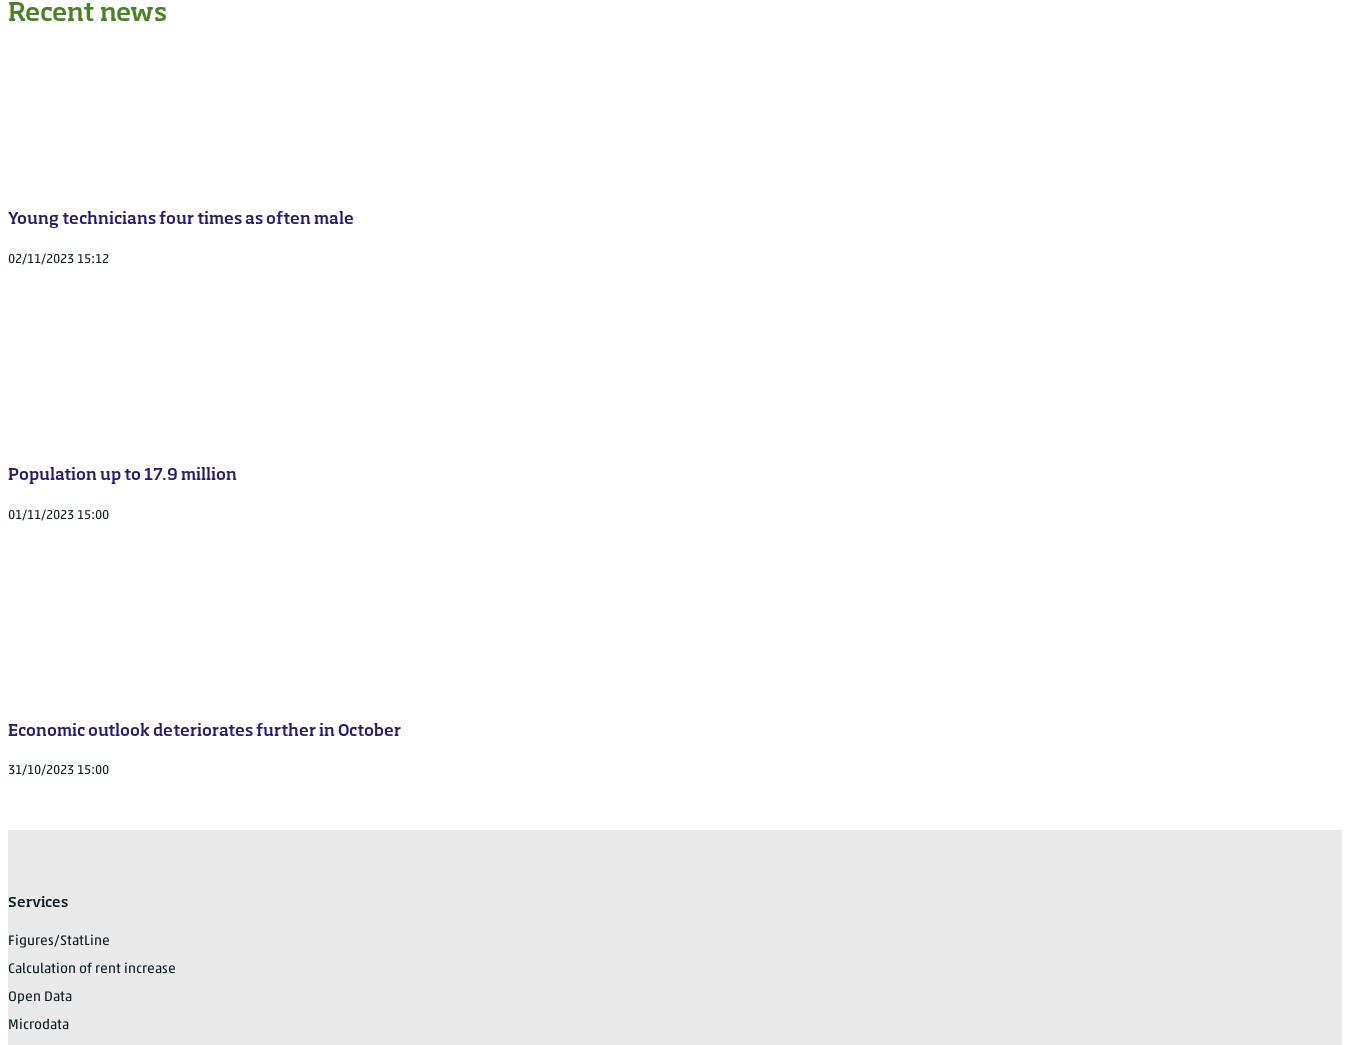 Image resolution: width=1357 pixels, height=1045 pixels. I want to click on '31/10/2023 15:00', so click(7, 770).